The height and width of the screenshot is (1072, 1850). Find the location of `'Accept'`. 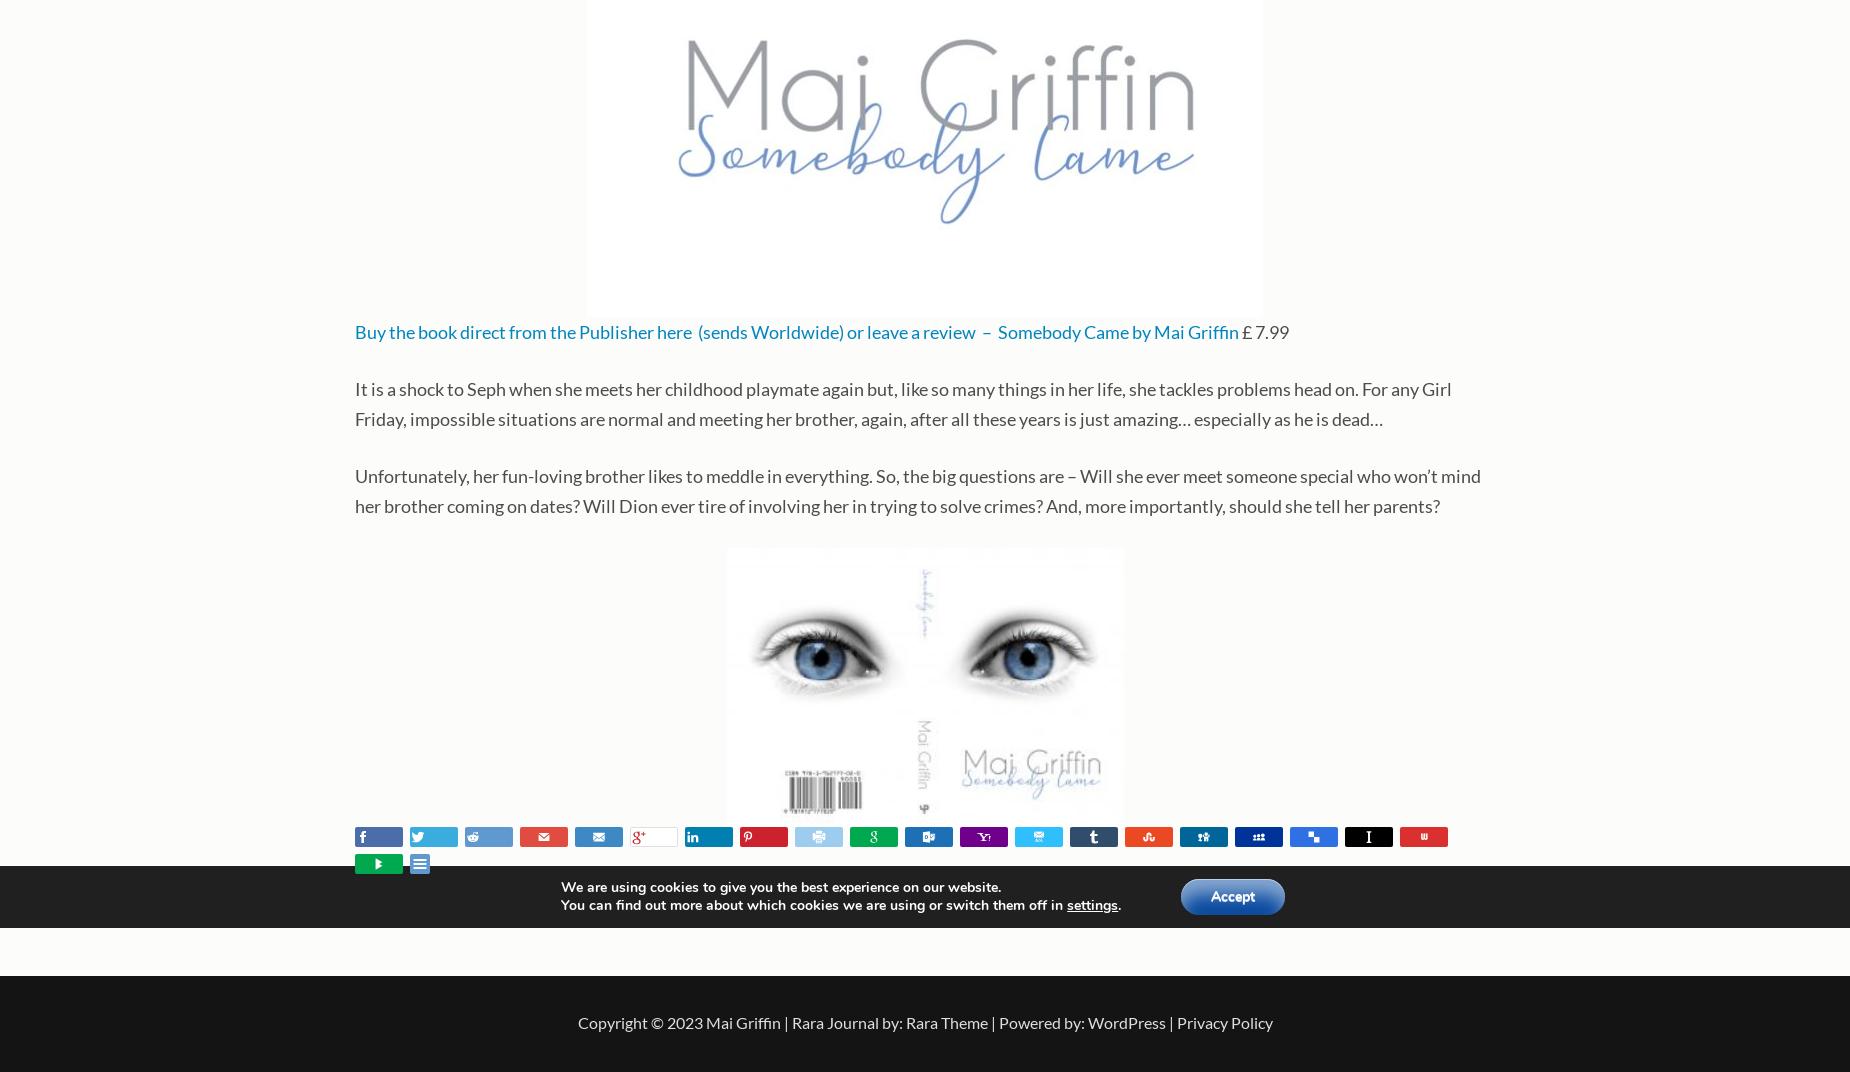

'Accept' is located at coordinates (1230, 896).